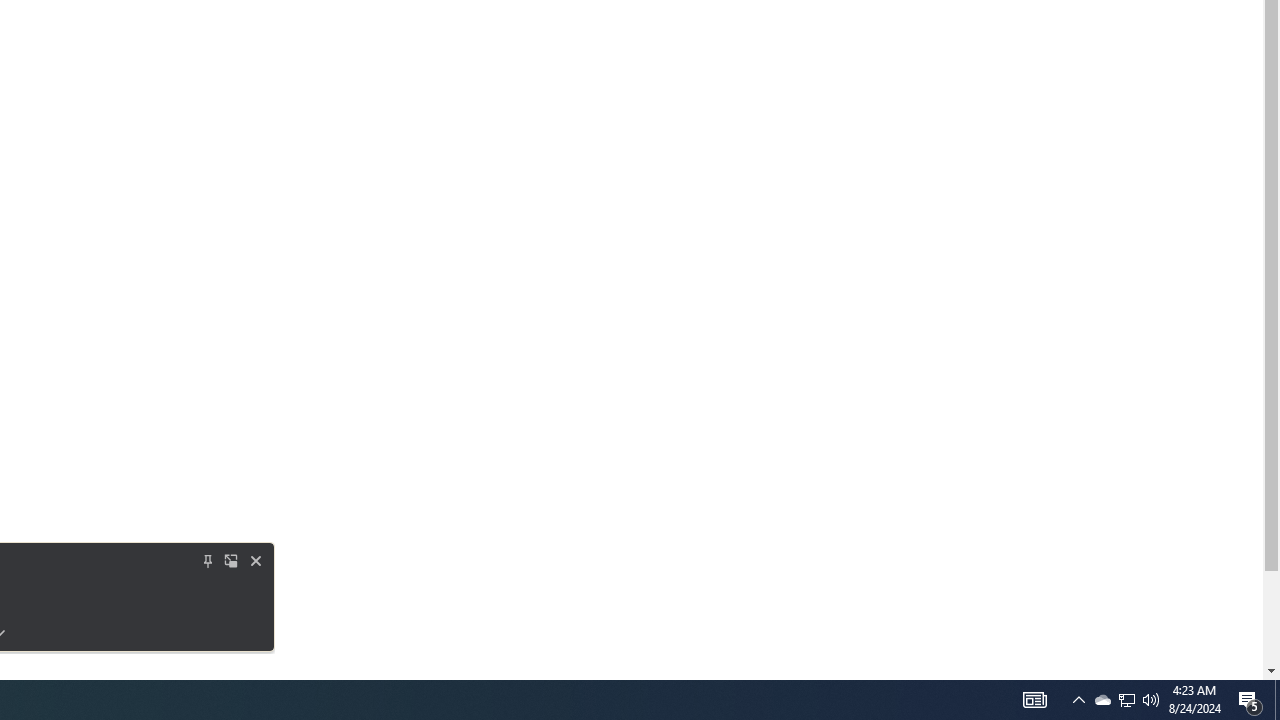 The image size is (1280, 720). I want to click on 'AutomationID: 4105', so click(1034, 698).